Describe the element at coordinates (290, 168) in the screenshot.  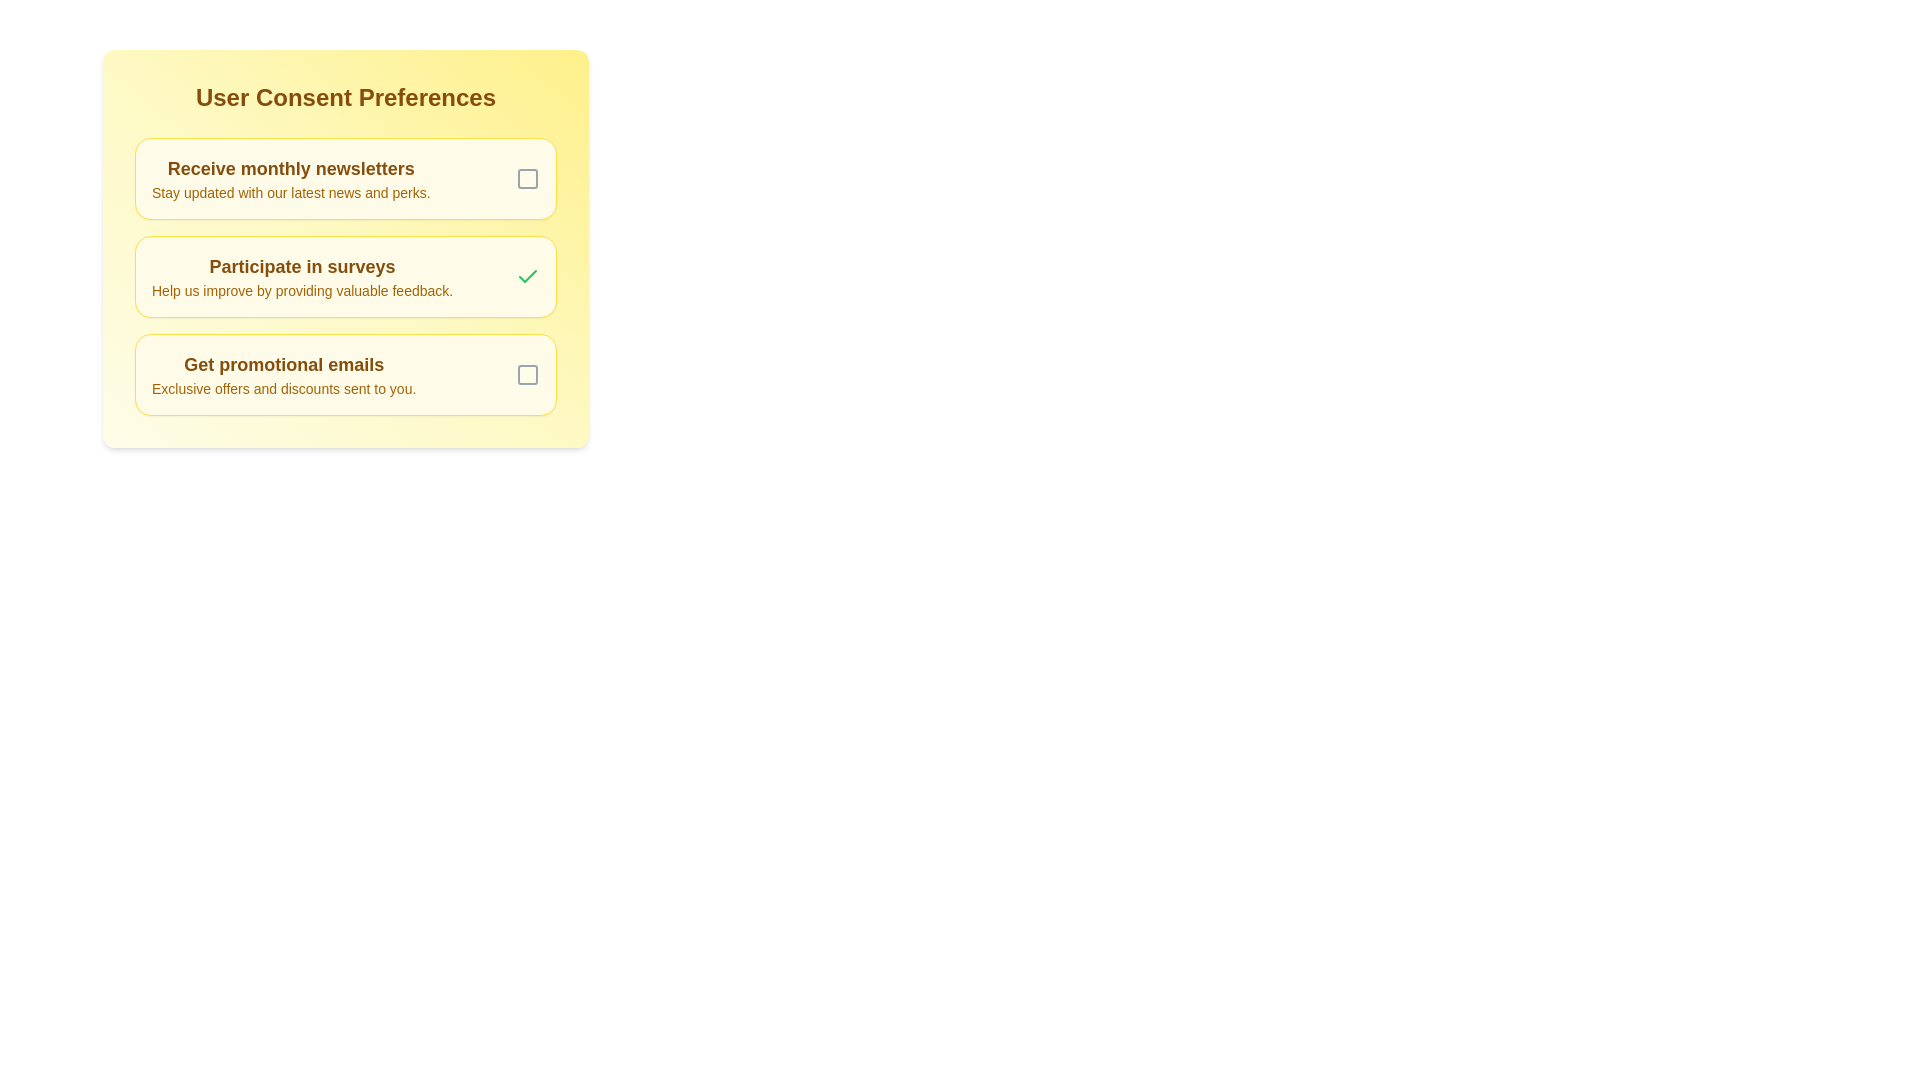
I see `the bold text label reading 'Receive monthly newsletters' styled in dark yellow color at the top of the user consent preferences panel` at that location.